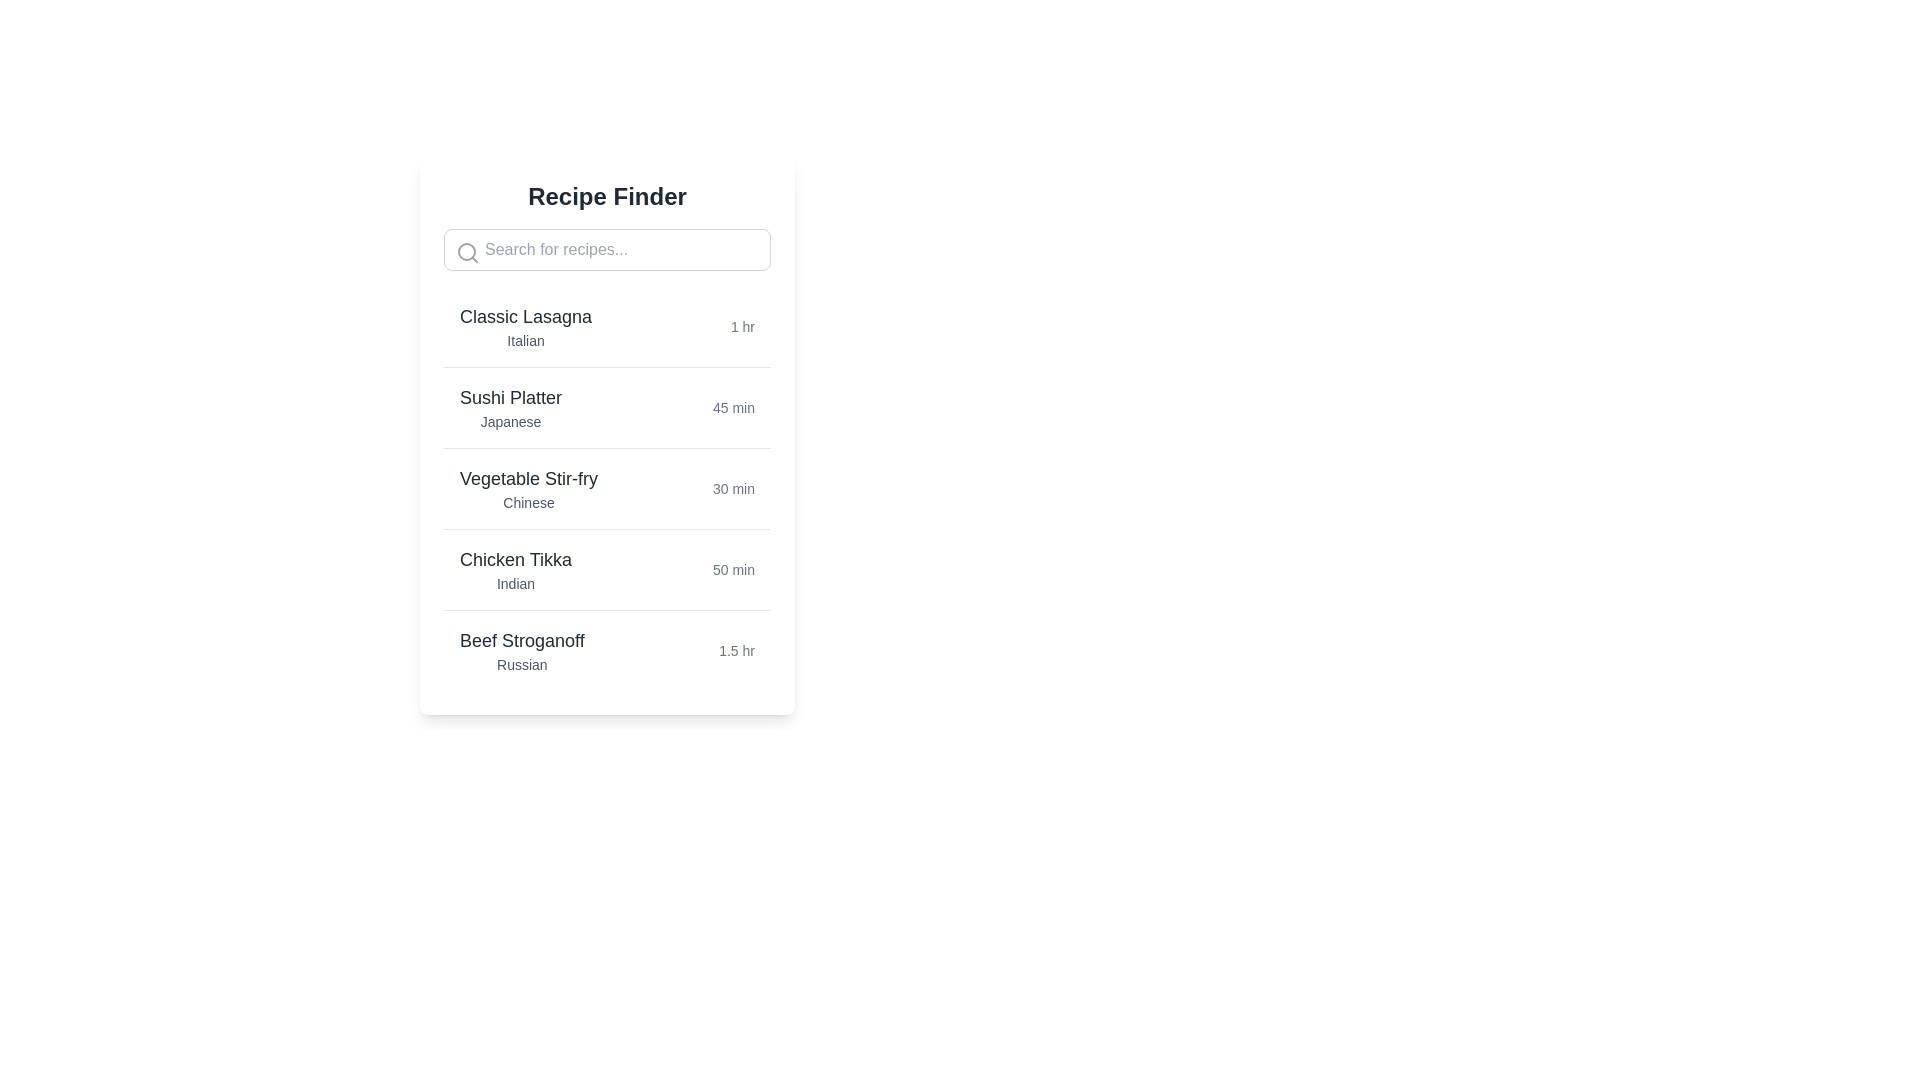 The image size is (1920, 1080). What do you see at coordinates (516, 583) in the screenshot?
I see `text content of the Text Label that describes the cuisine type for the recipe 'Chicken Tikka', located below the recipe title in the Recipe Finder list` at bounding box center [516, 583].